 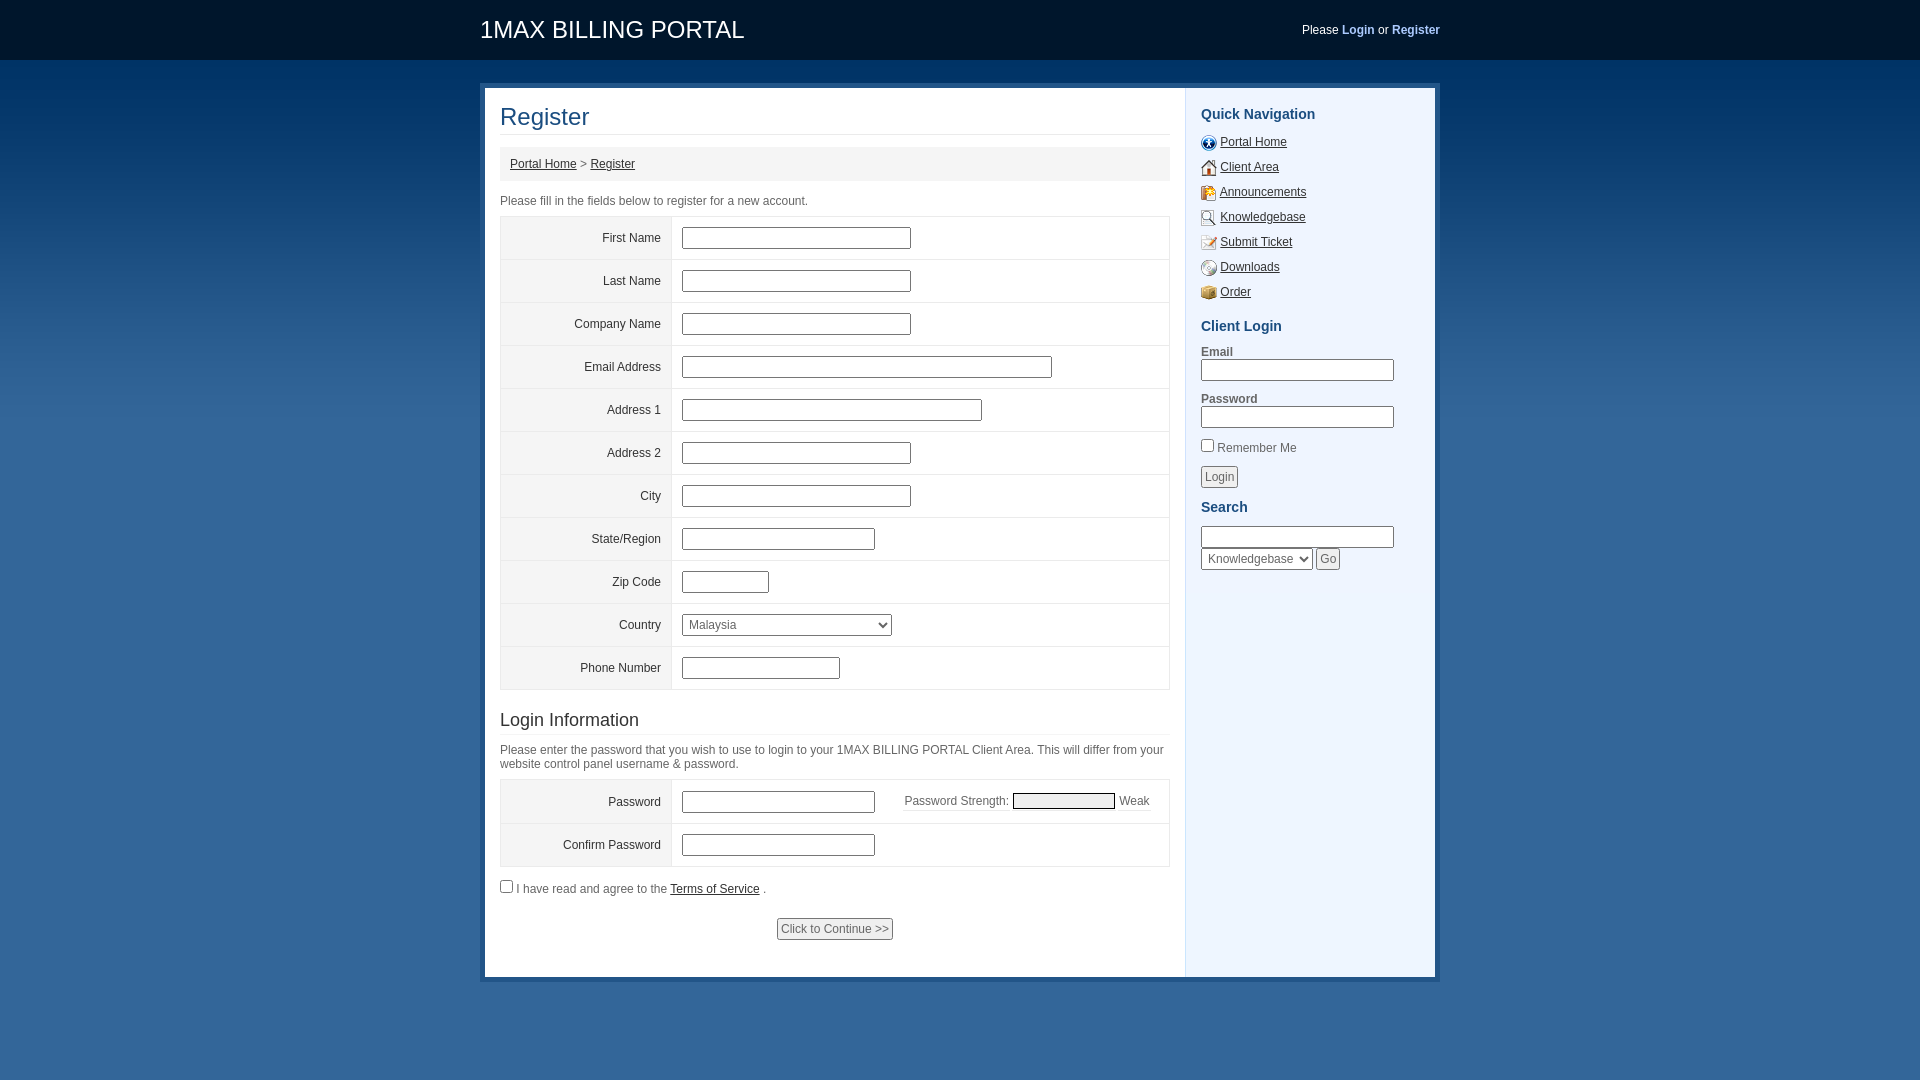 I want to click on 'Login', so click(x=1358, y=30).